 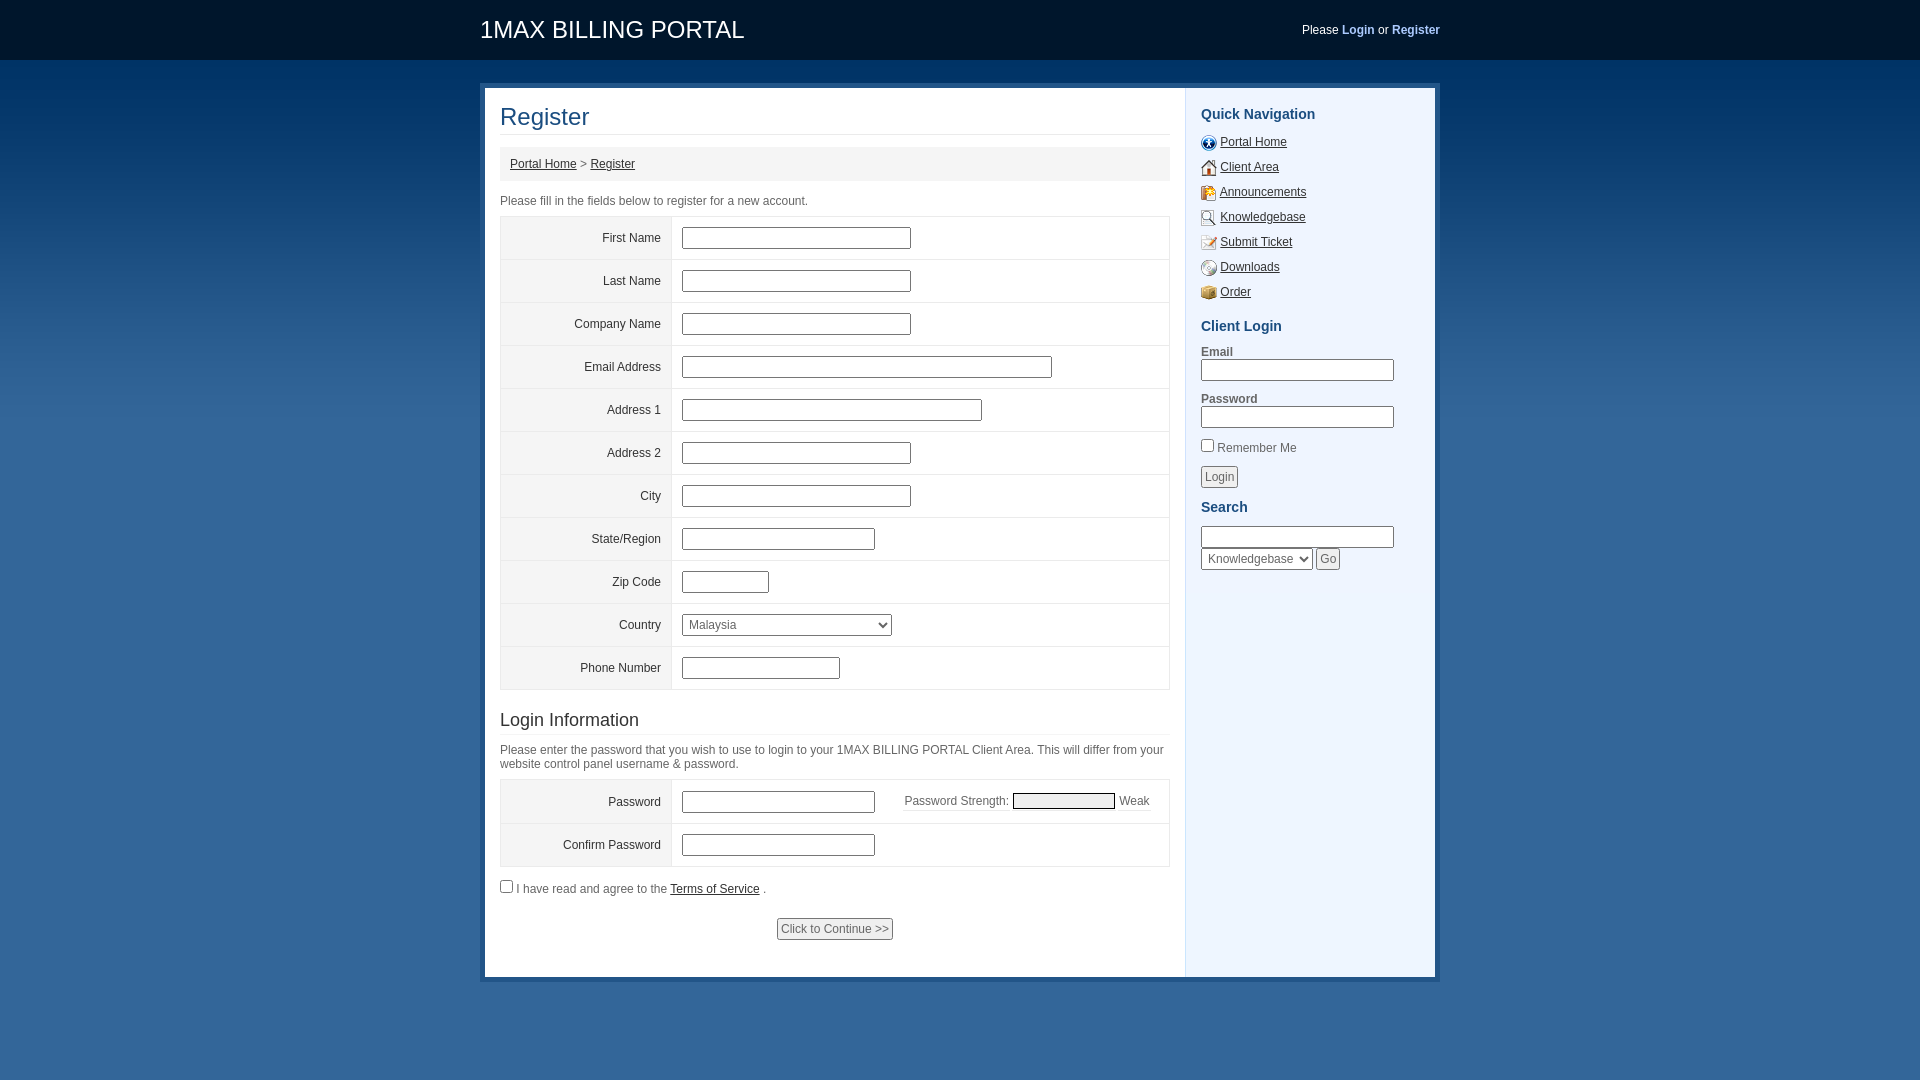 I want to click on 'Login', so click(x=1358, y=30).